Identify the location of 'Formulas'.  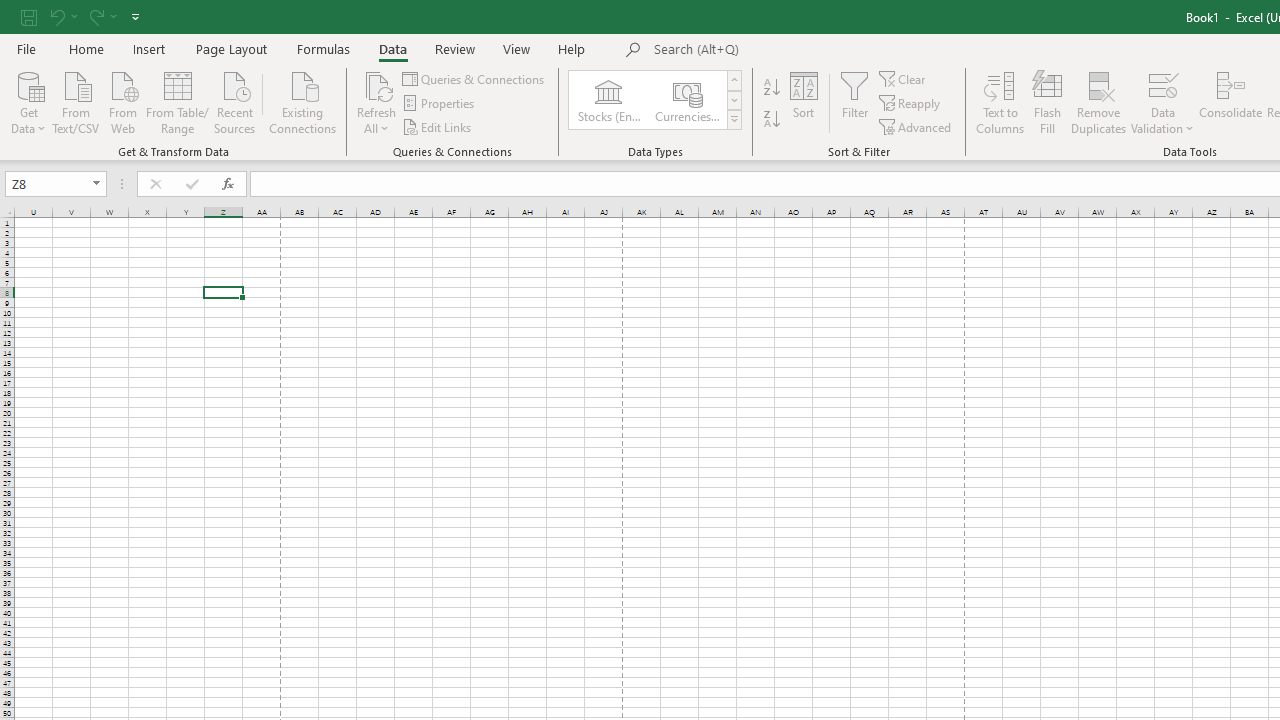
(323, 48).